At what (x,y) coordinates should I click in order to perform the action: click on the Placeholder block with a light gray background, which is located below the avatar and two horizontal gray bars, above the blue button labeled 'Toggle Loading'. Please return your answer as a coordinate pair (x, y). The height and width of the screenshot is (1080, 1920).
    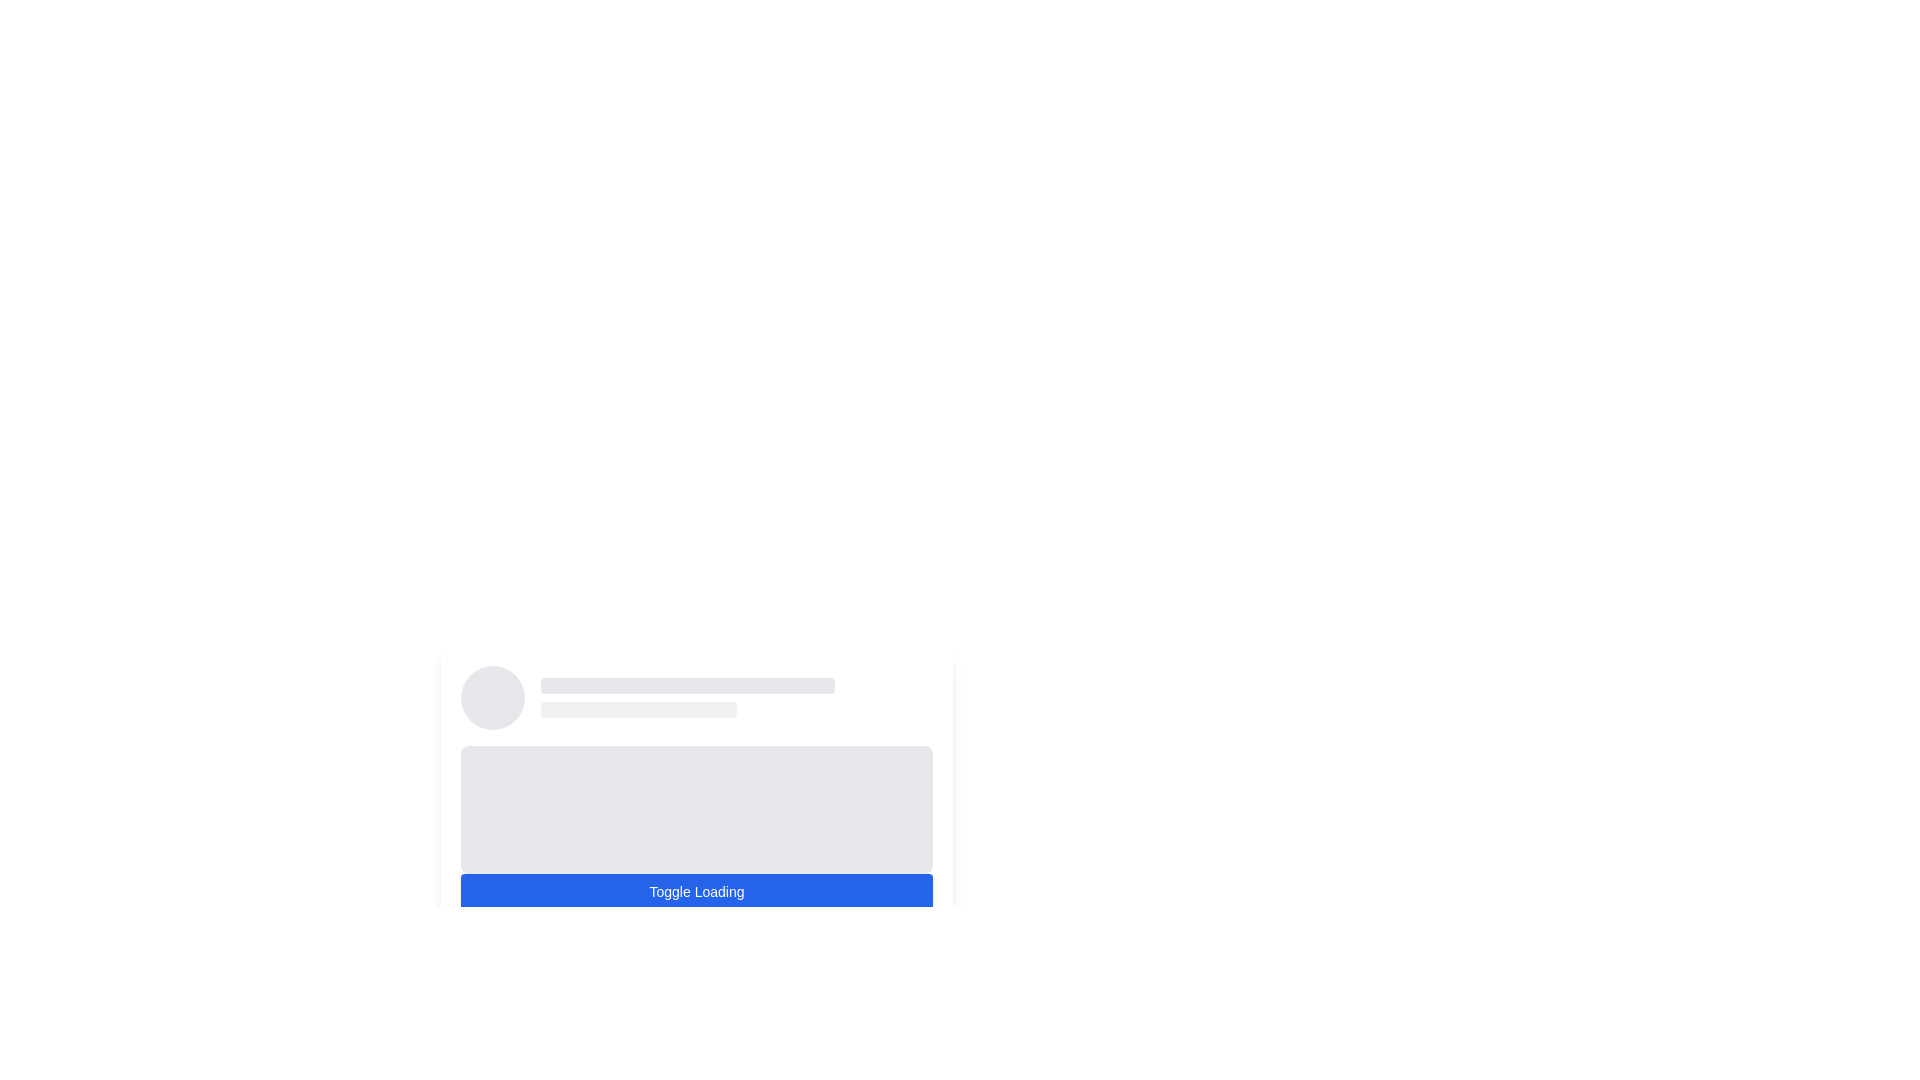
    Looking at the image, I should click on (696, 769).